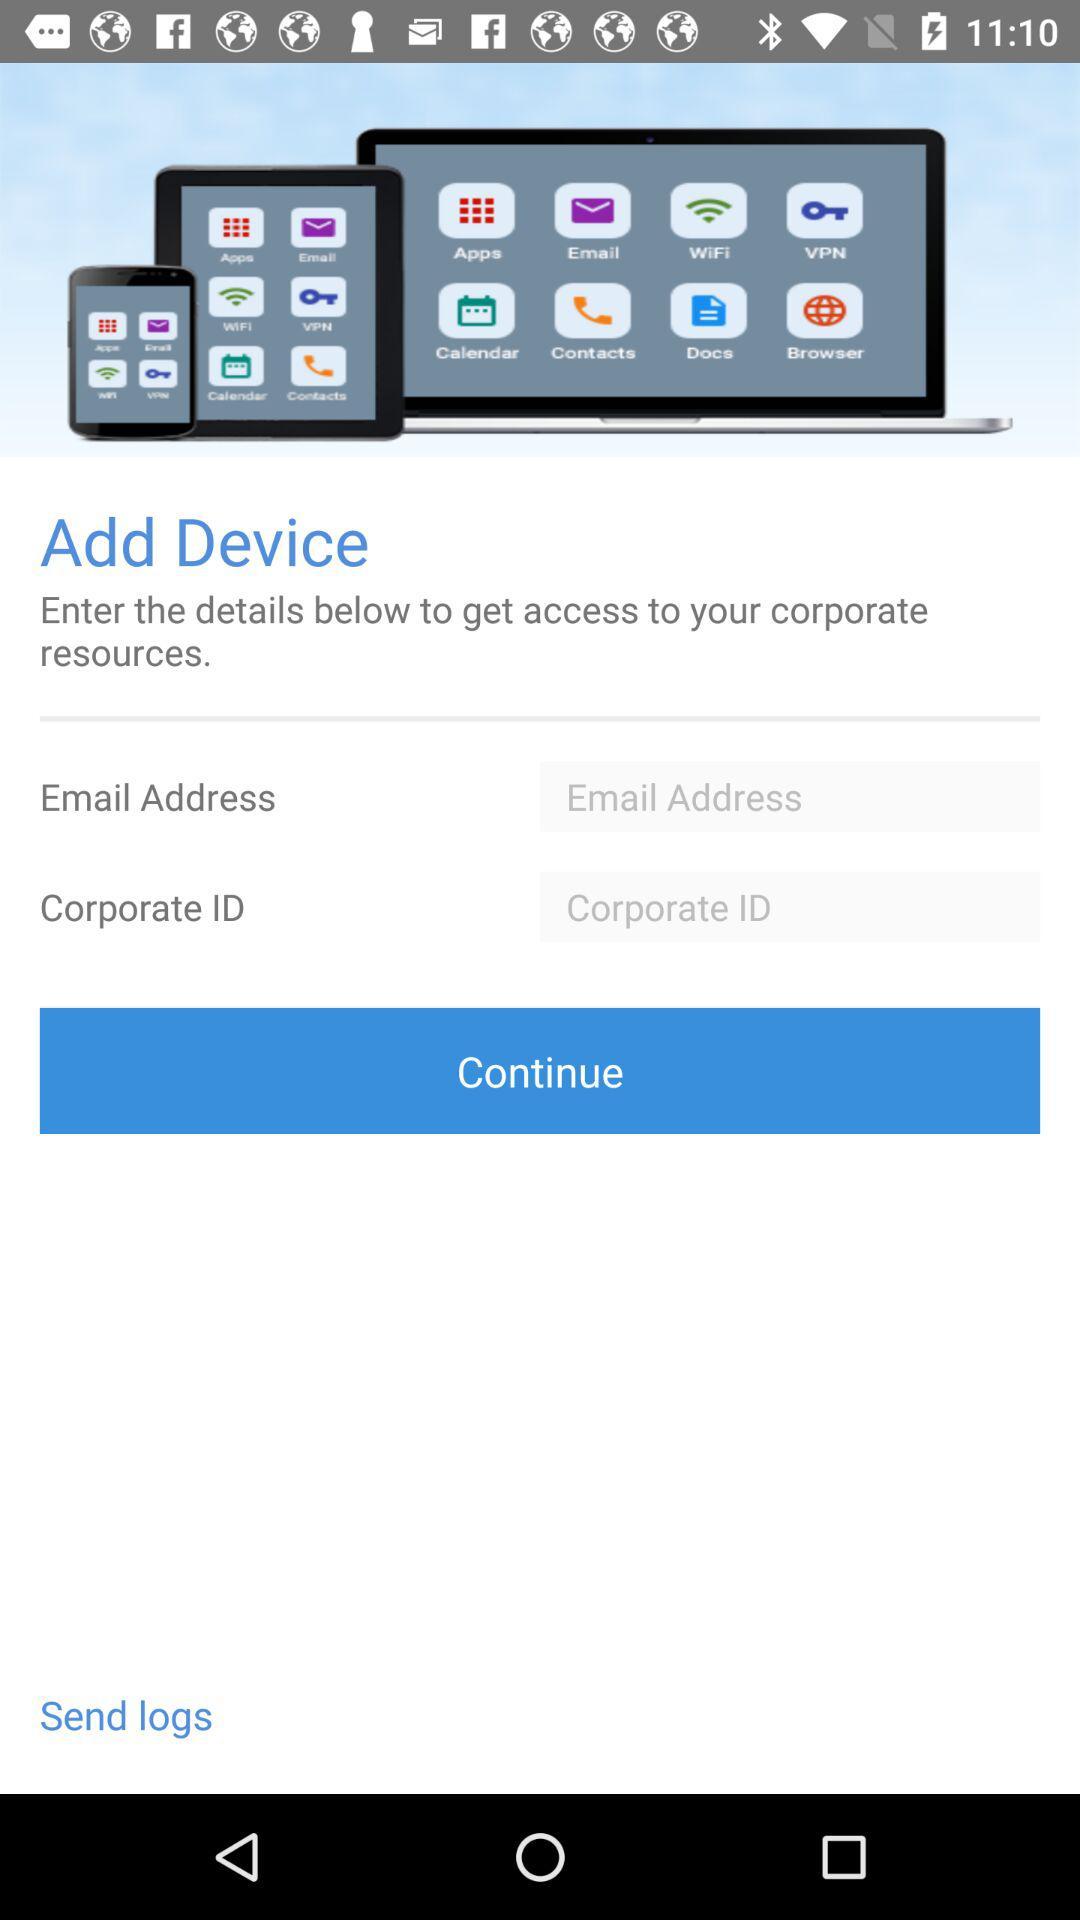 The image size is (1080, 1920). Describe the element at coordinates (789, 905) in the screenshot. I see `type text` at that location.